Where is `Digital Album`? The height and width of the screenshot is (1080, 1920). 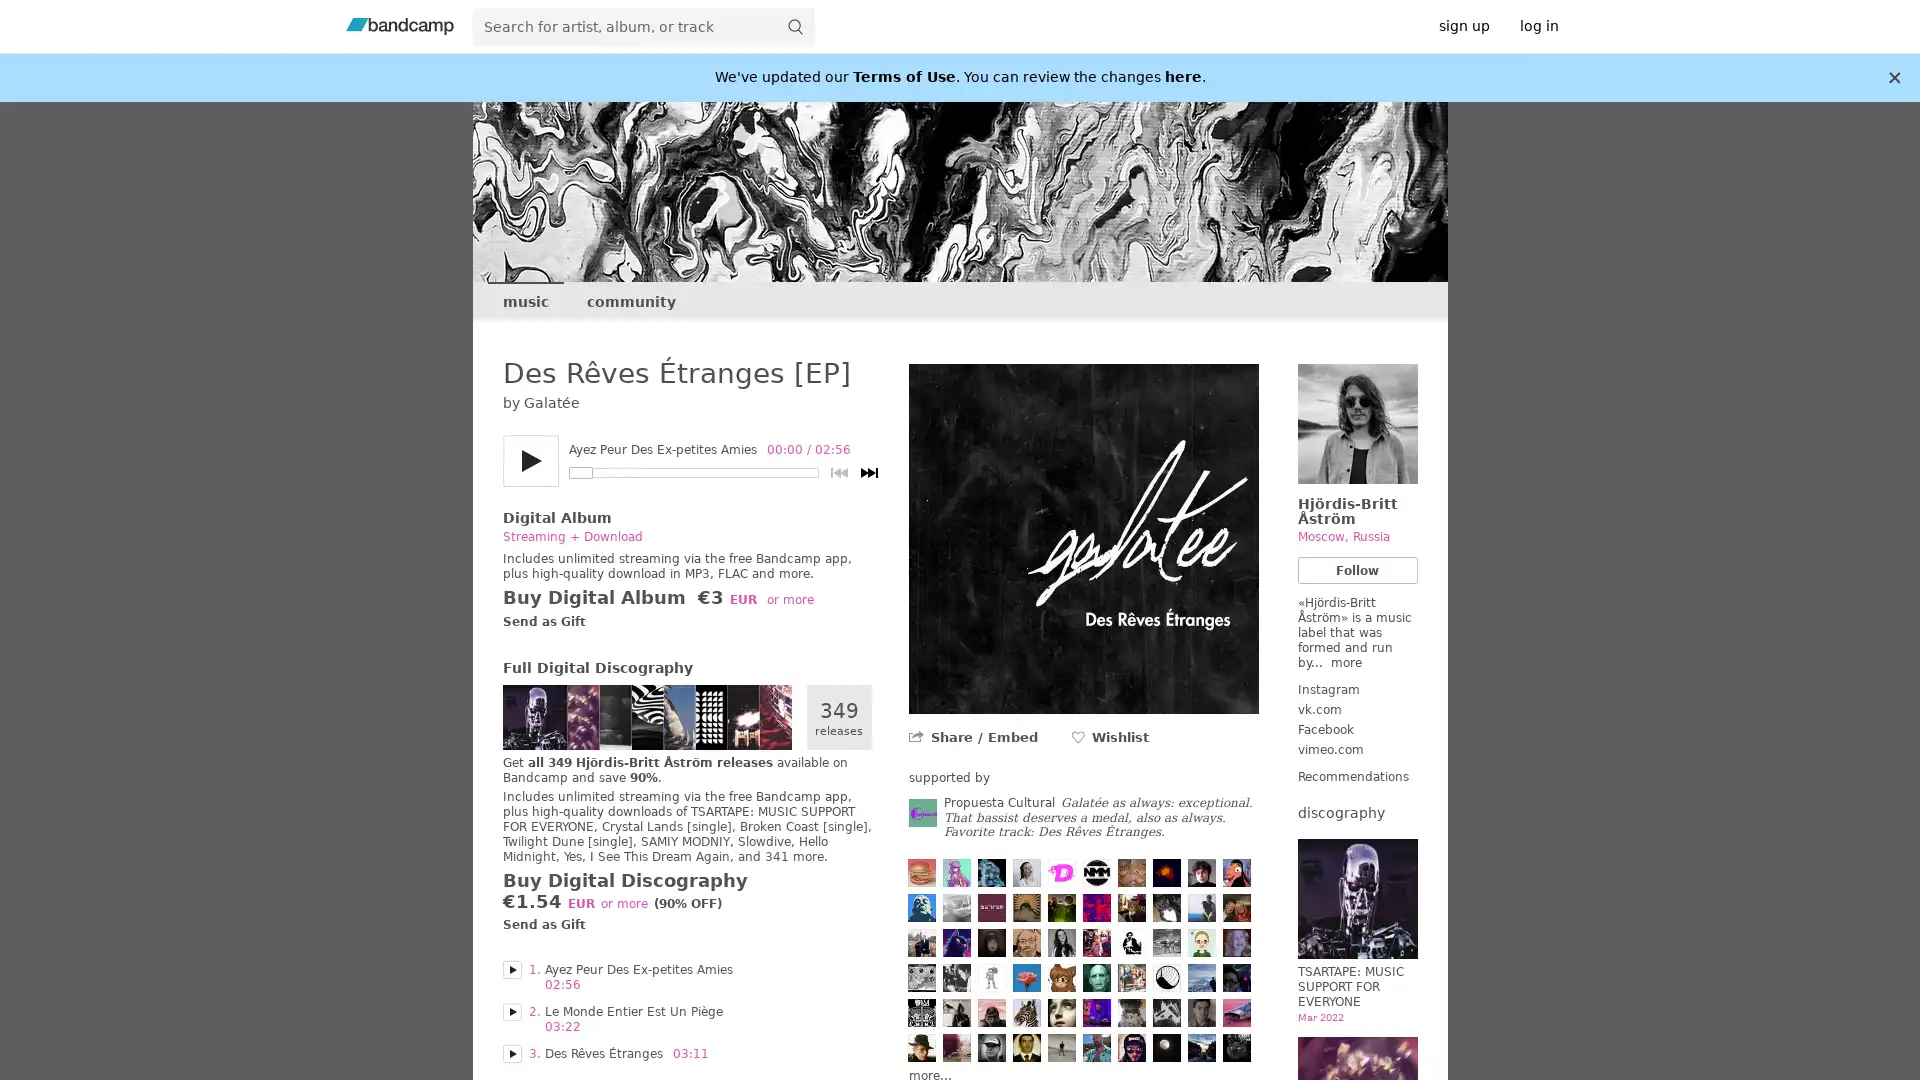 Digital Album is located at coordinates (556, 516).